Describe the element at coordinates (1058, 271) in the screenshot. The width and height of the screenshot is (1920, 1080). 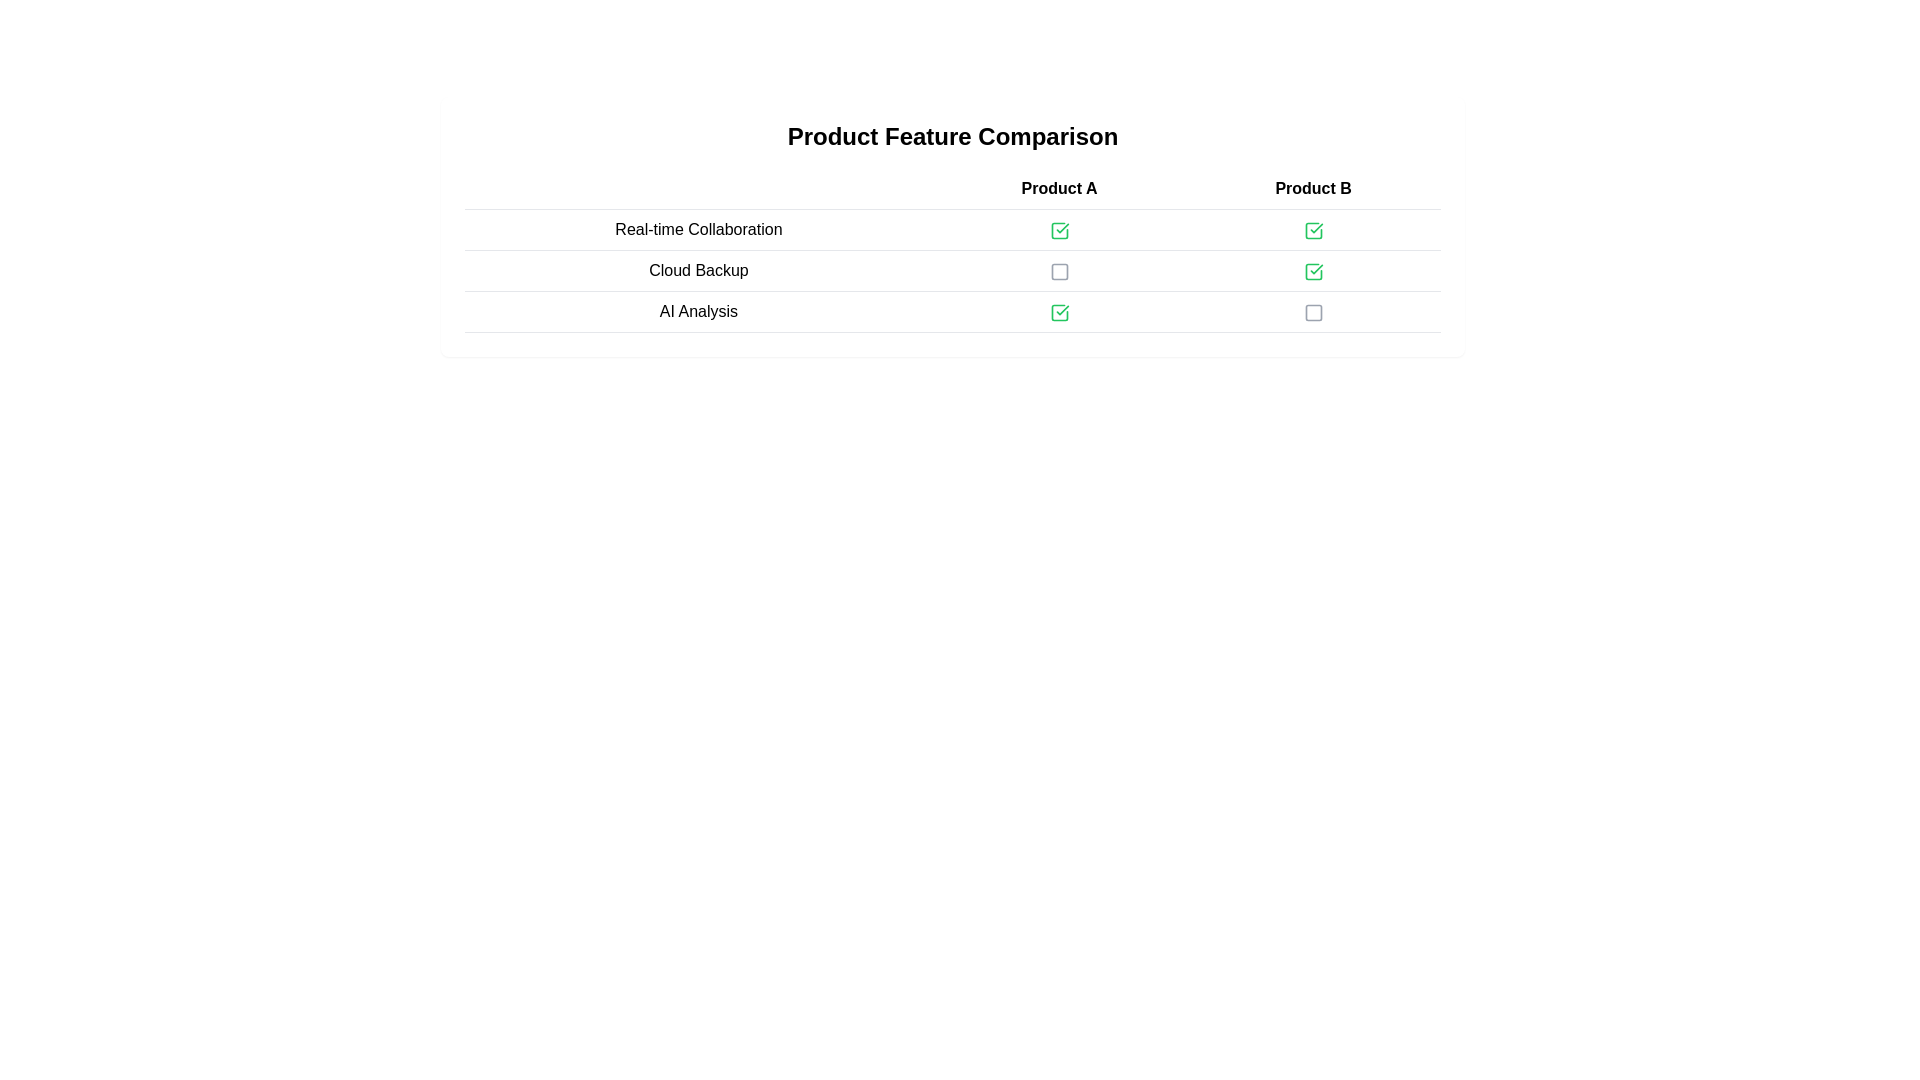
I see `the 'Cloud Backup' status icon for 'Product A' located in the second row of the comparison table` at that location.